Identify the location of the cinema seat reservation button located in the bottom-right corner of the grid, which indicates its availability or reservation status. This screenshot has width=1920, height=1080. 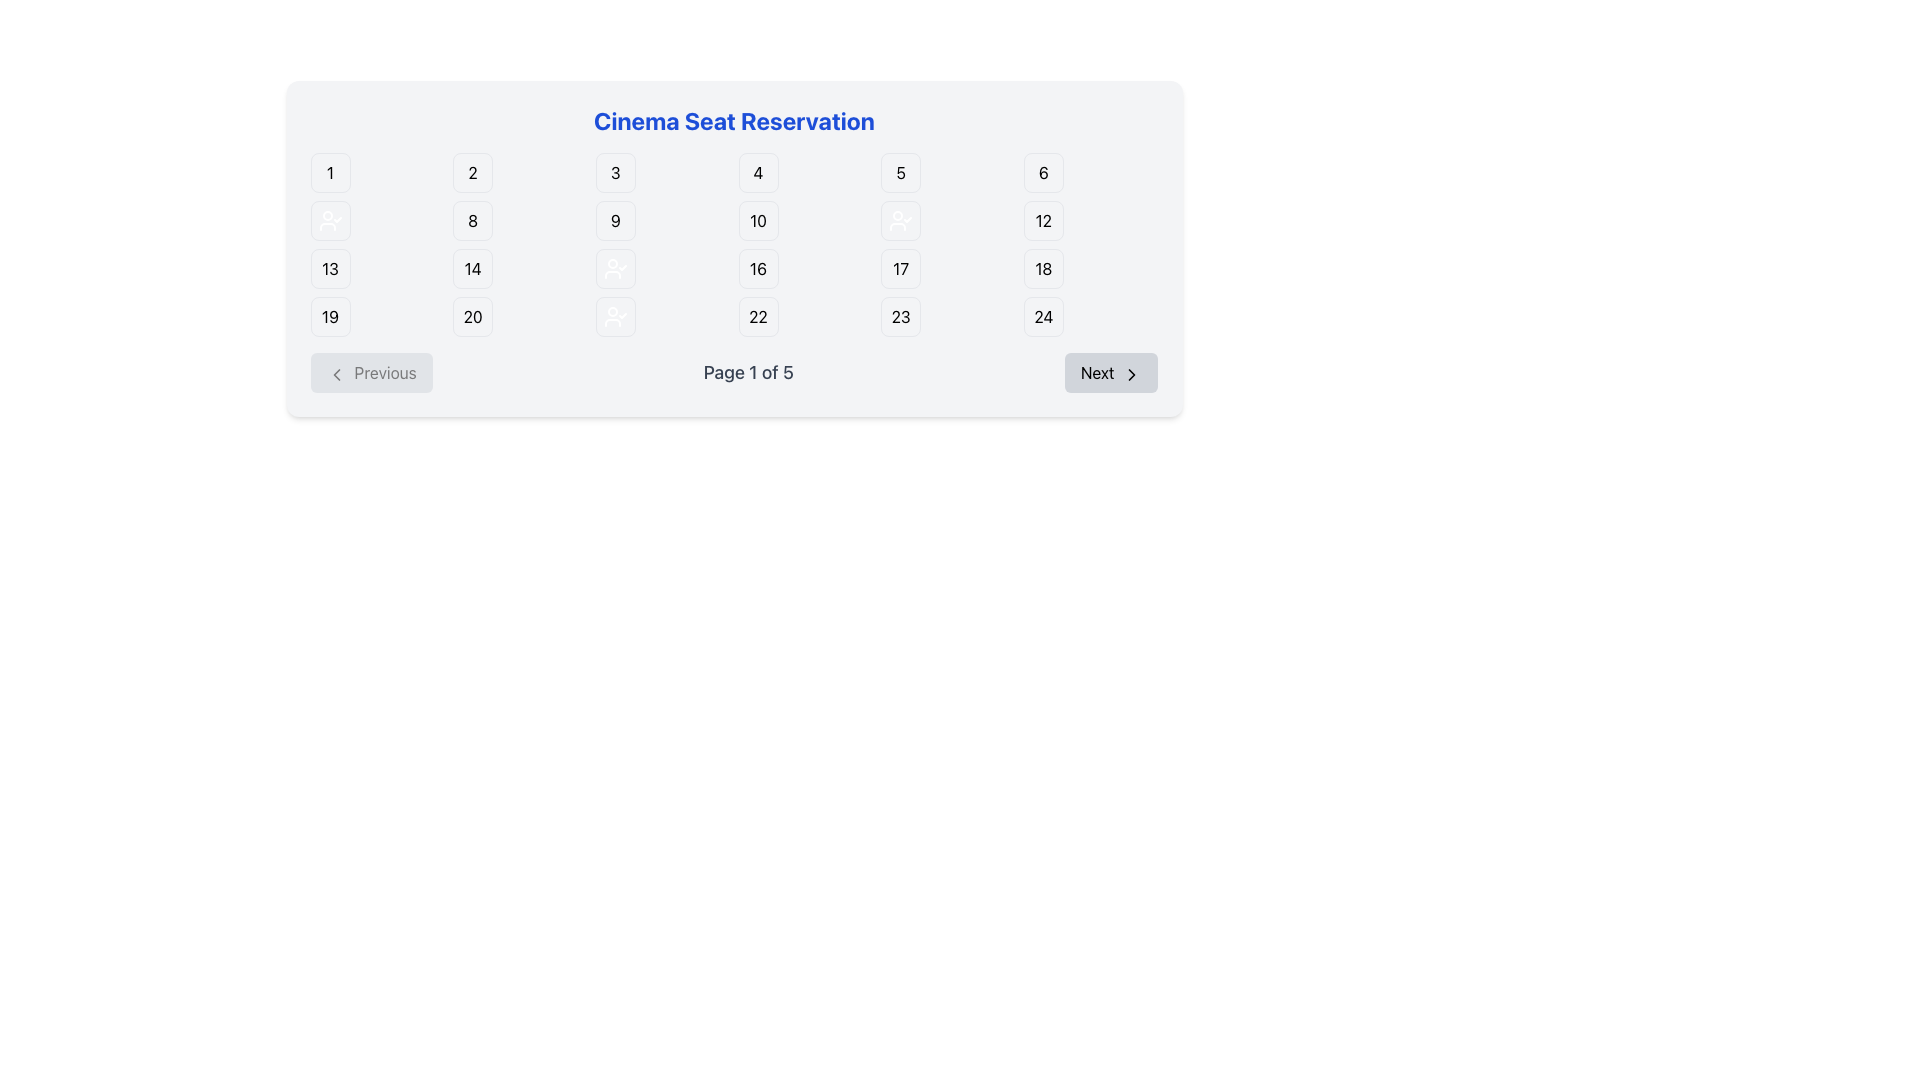
(1042, 315).